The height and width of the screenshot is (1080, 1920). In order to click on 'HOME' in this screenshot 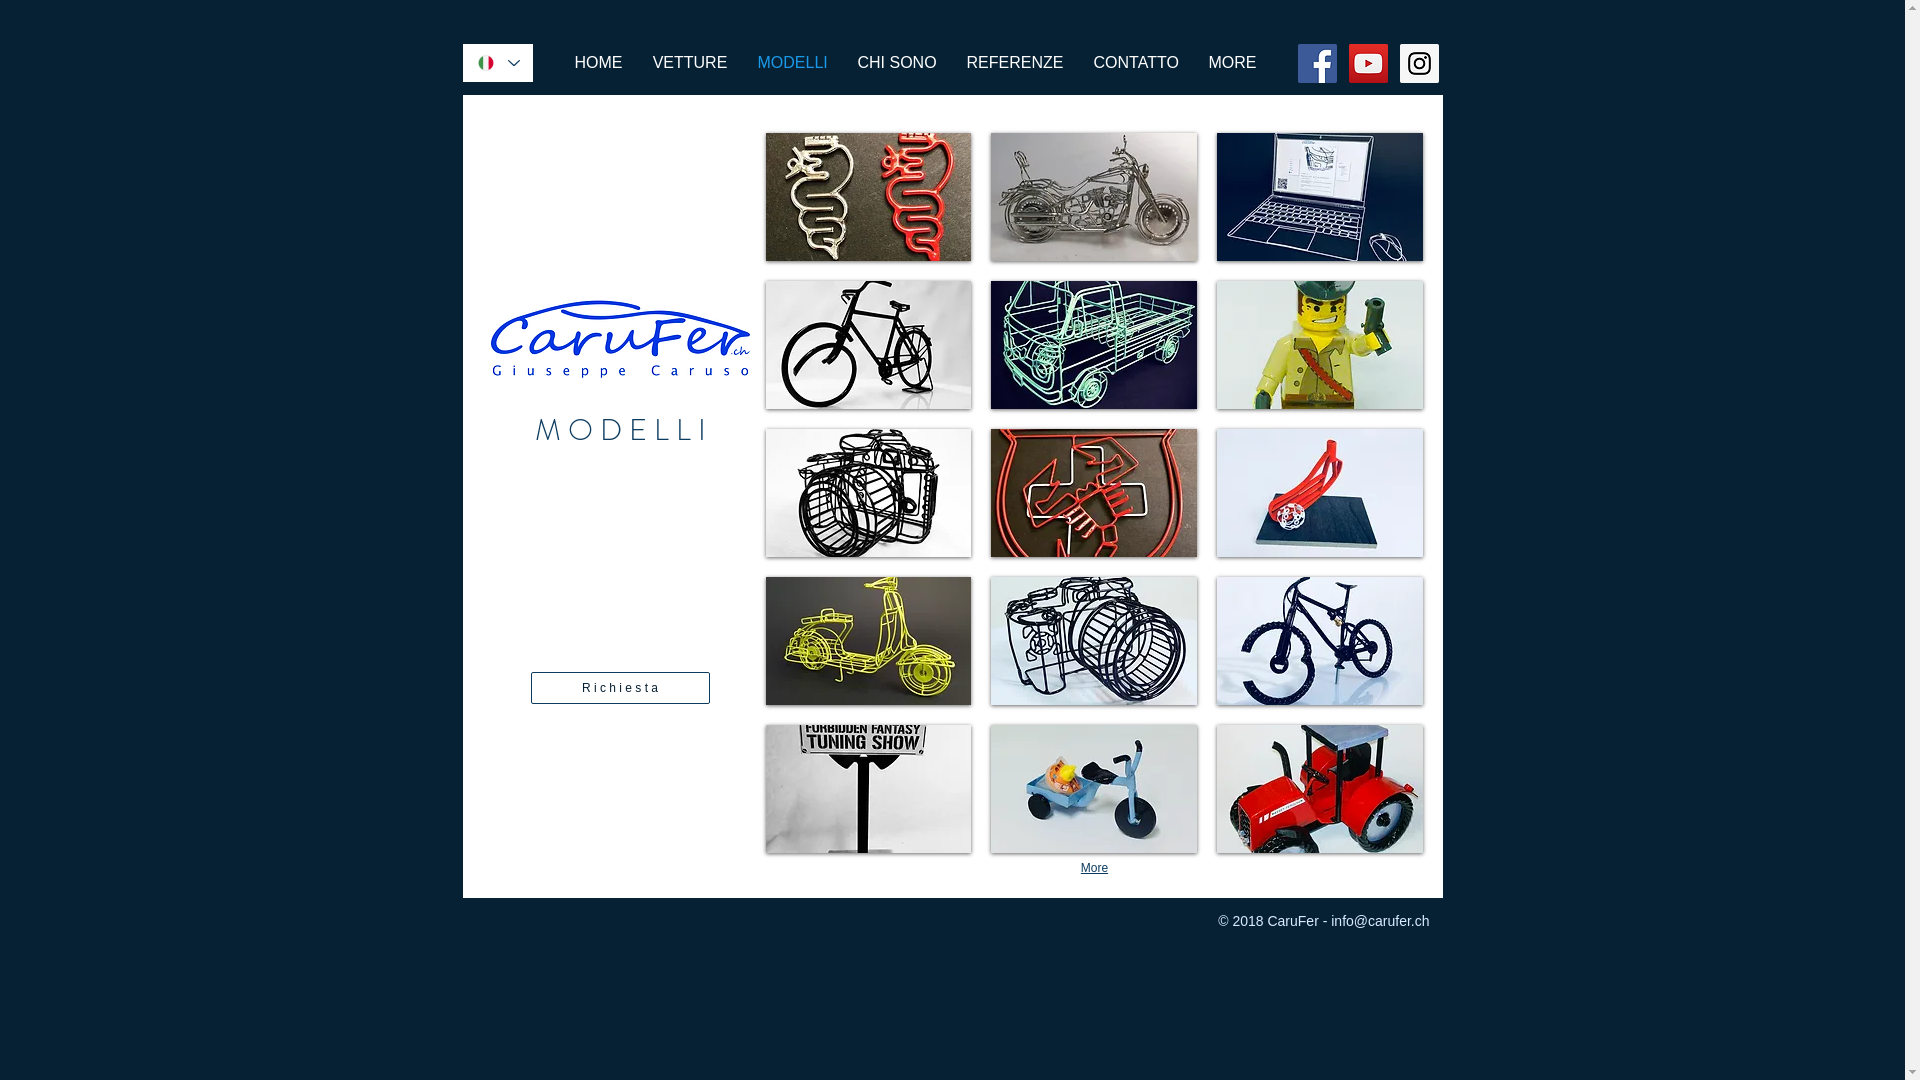, I will do `click(598, 61)`.